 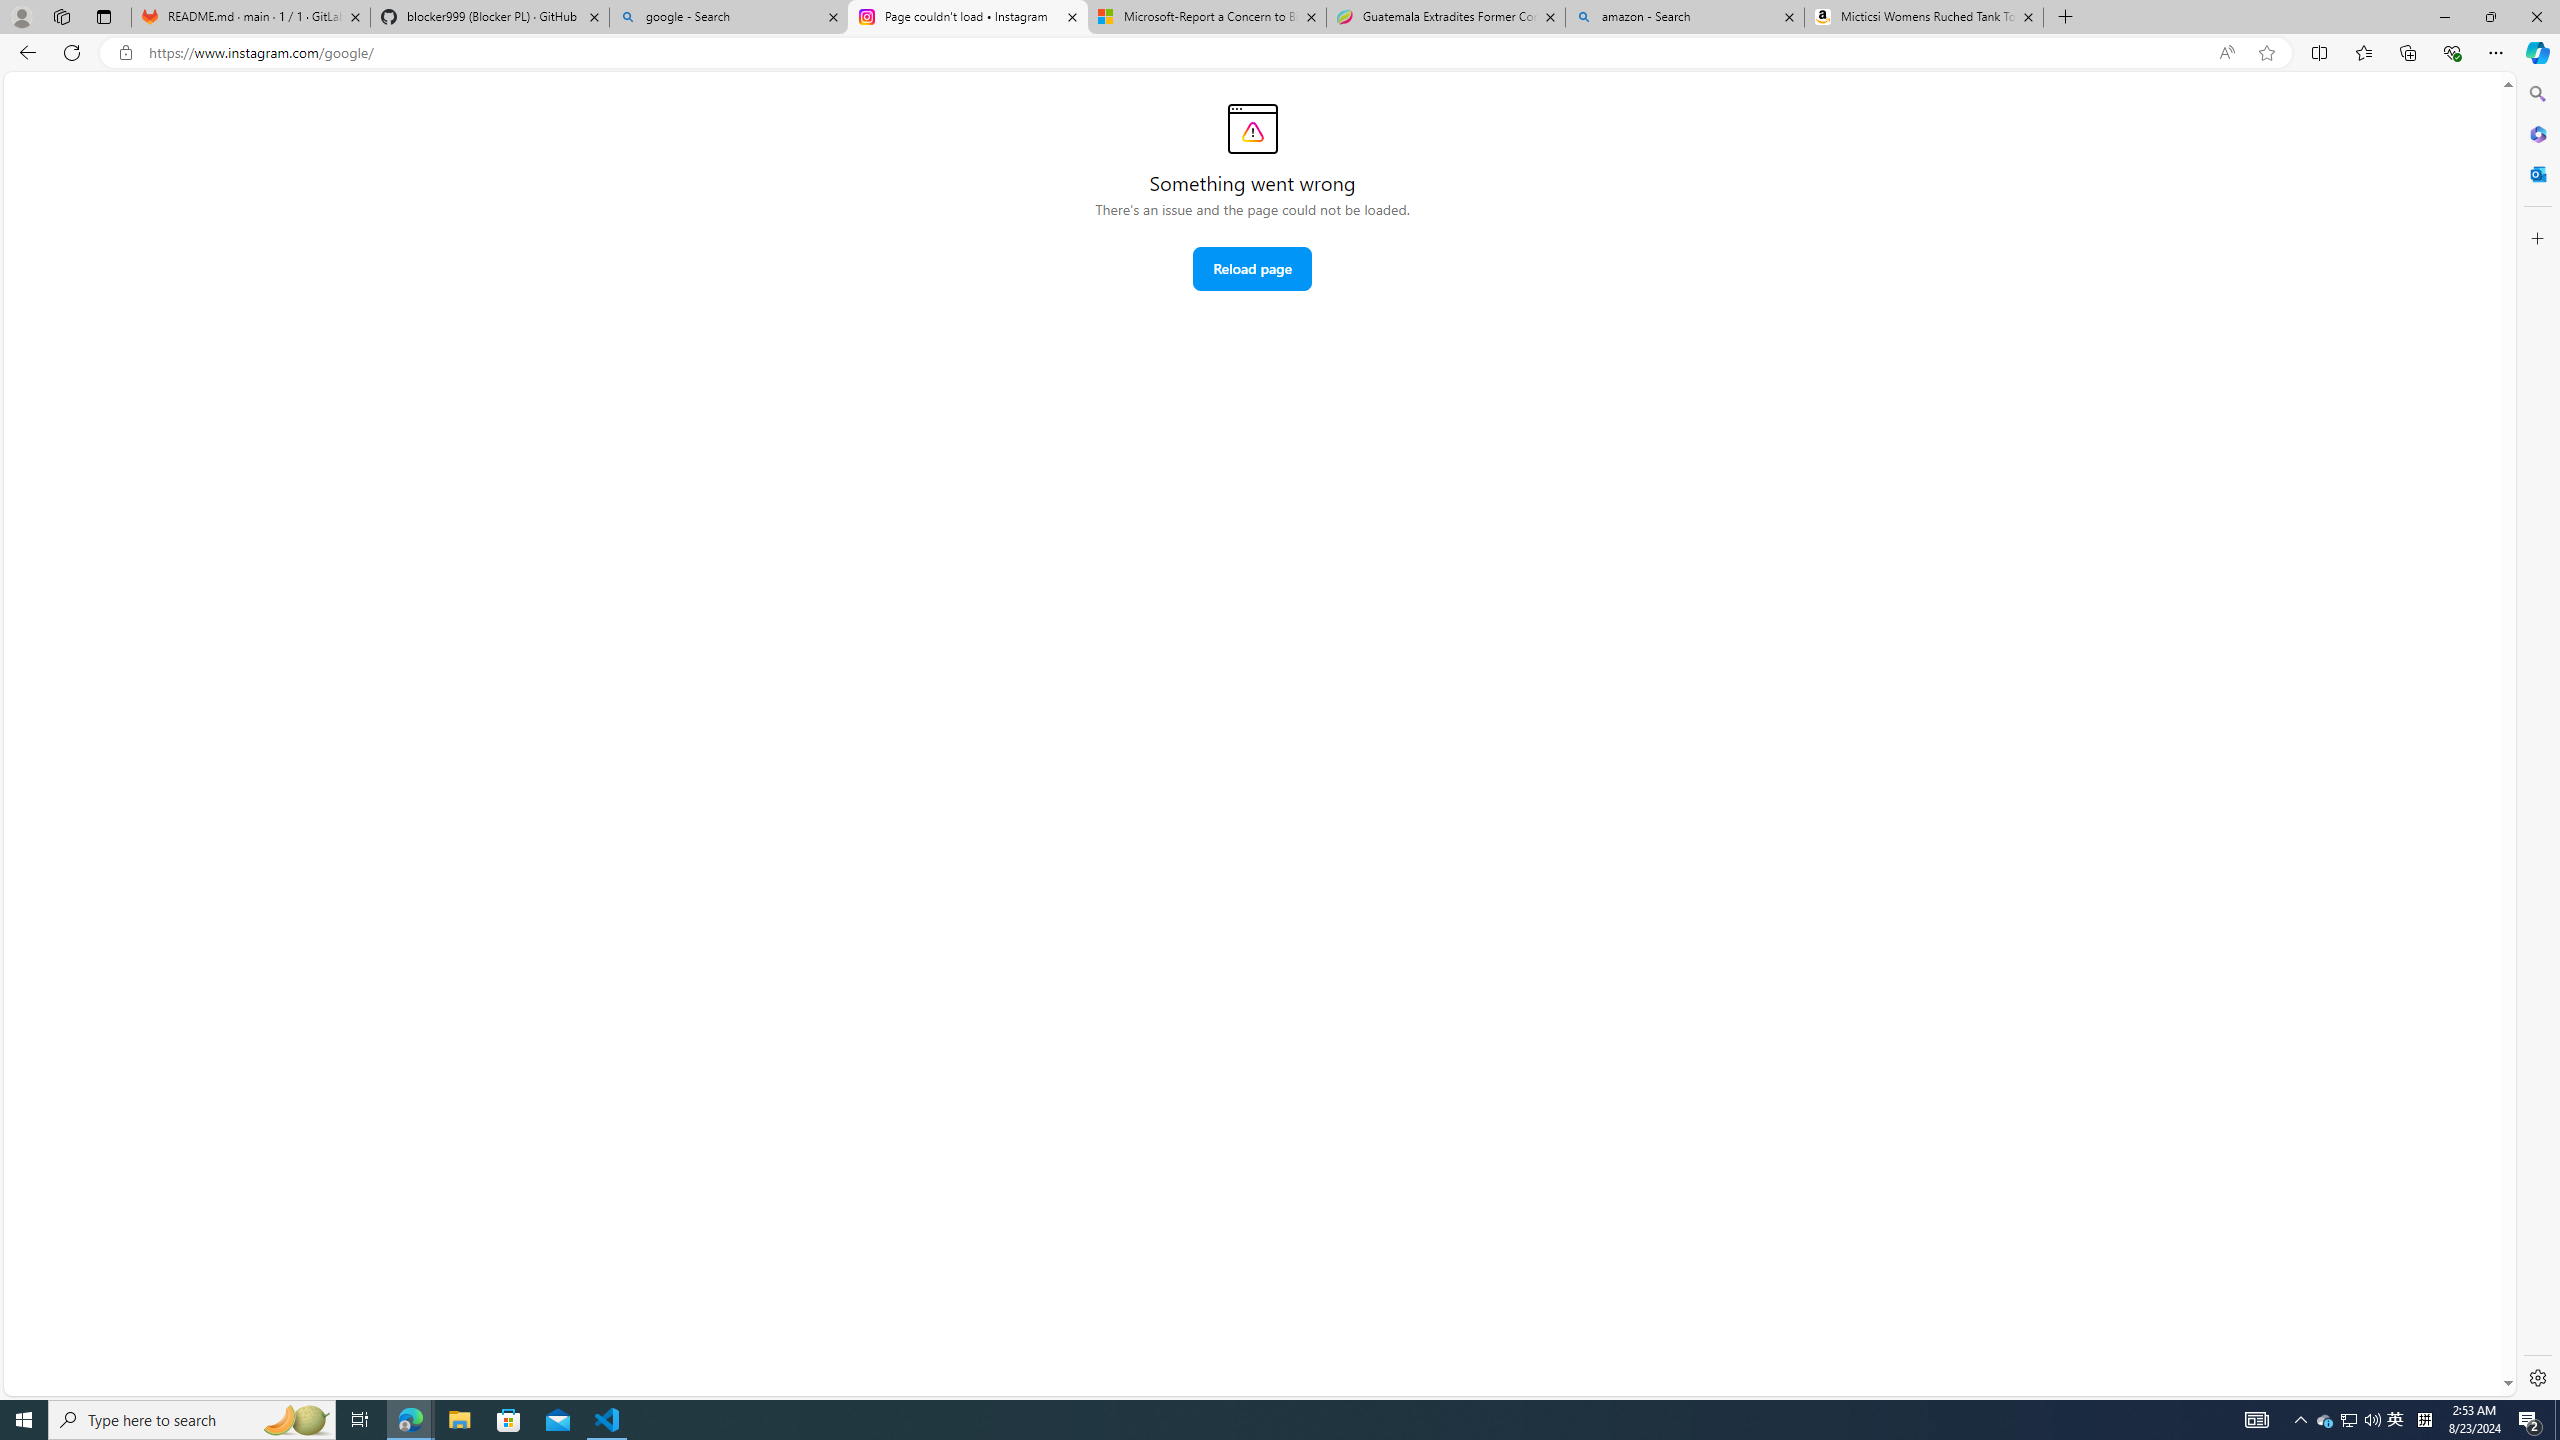 I want to click on 'Refresh', so click(x=70, y=51).